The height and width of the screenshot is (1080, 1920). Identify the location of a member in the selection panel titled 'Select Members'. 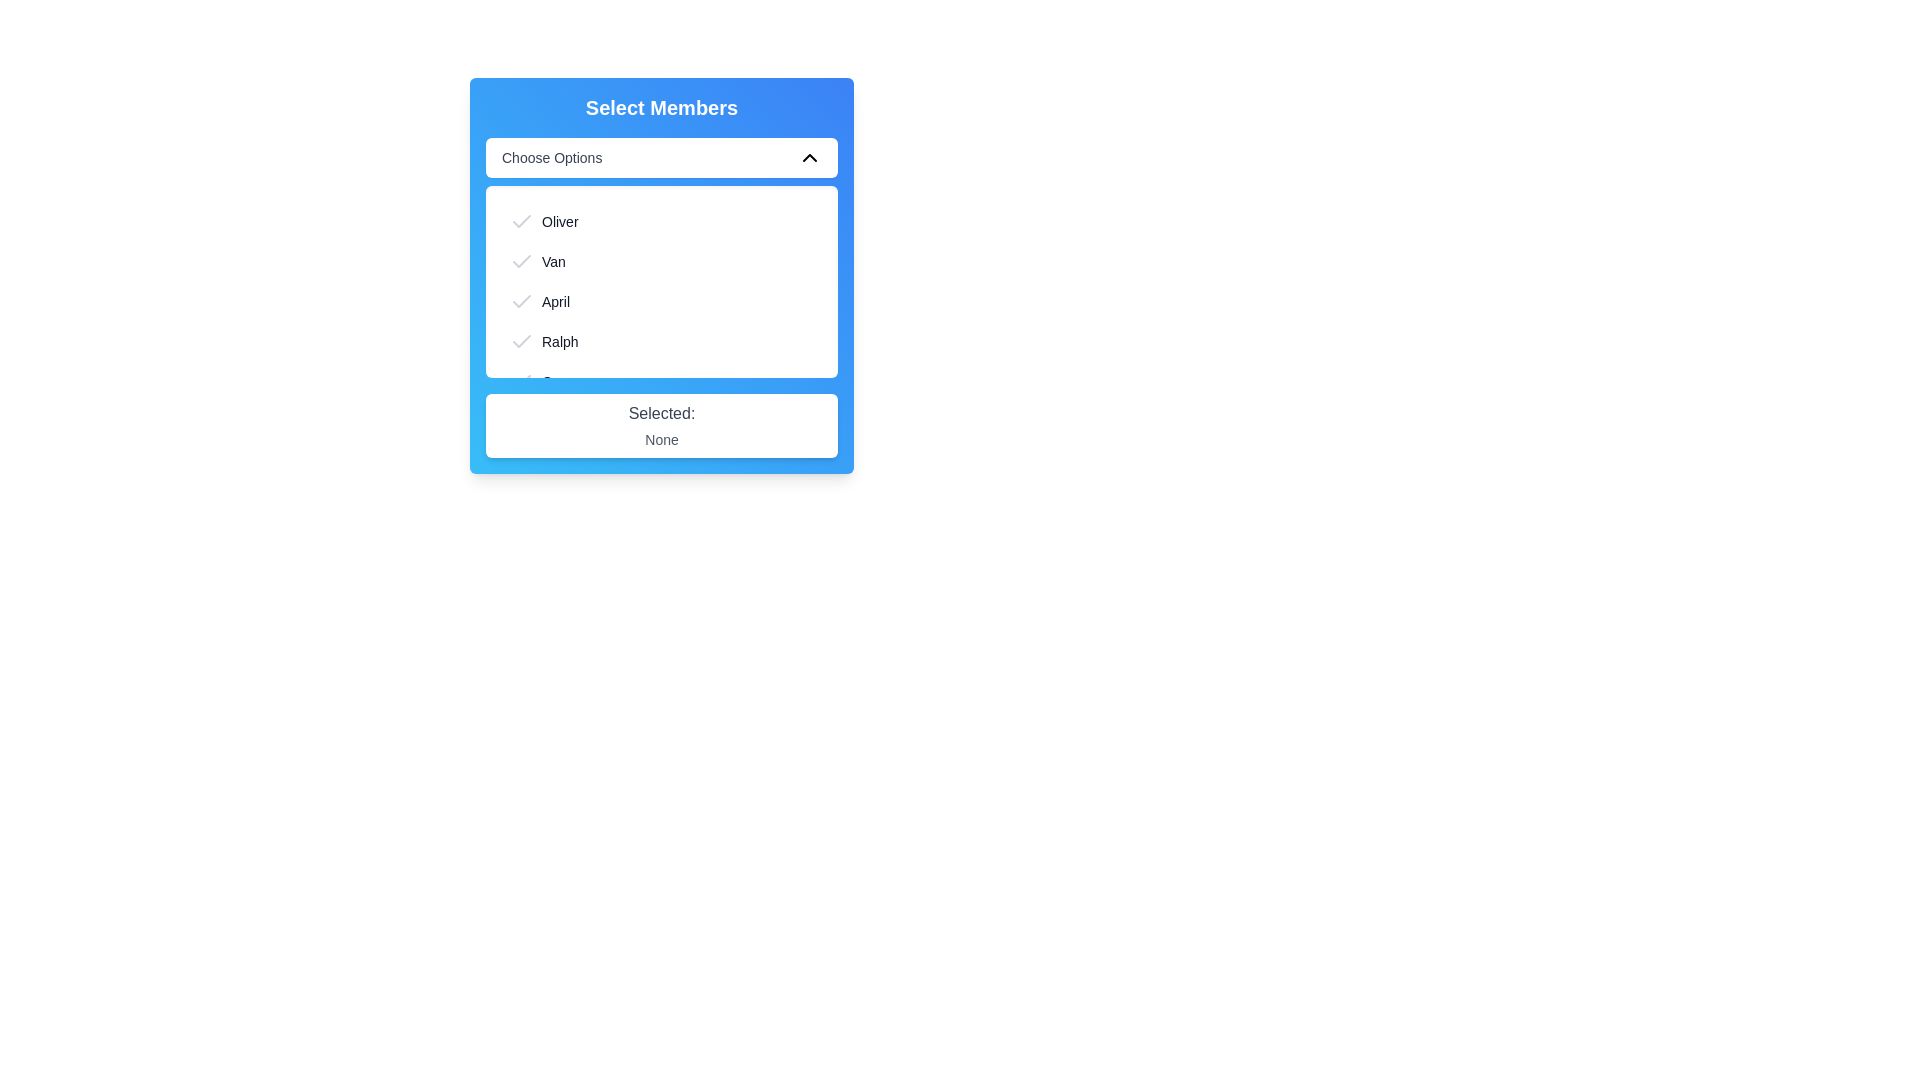
(662, 276).